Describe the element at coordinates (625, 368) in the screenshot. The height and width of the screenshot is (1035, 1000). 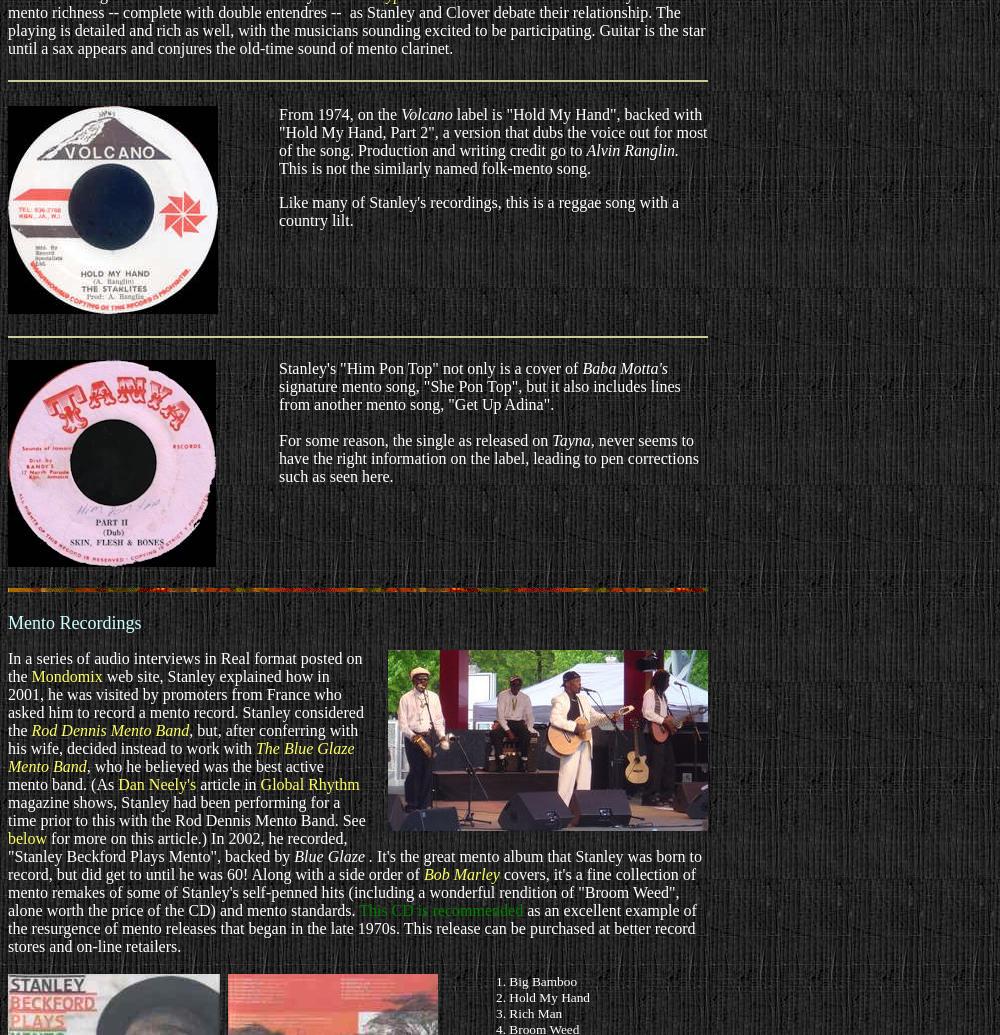
I see `'Baba Motta's'` at that location.